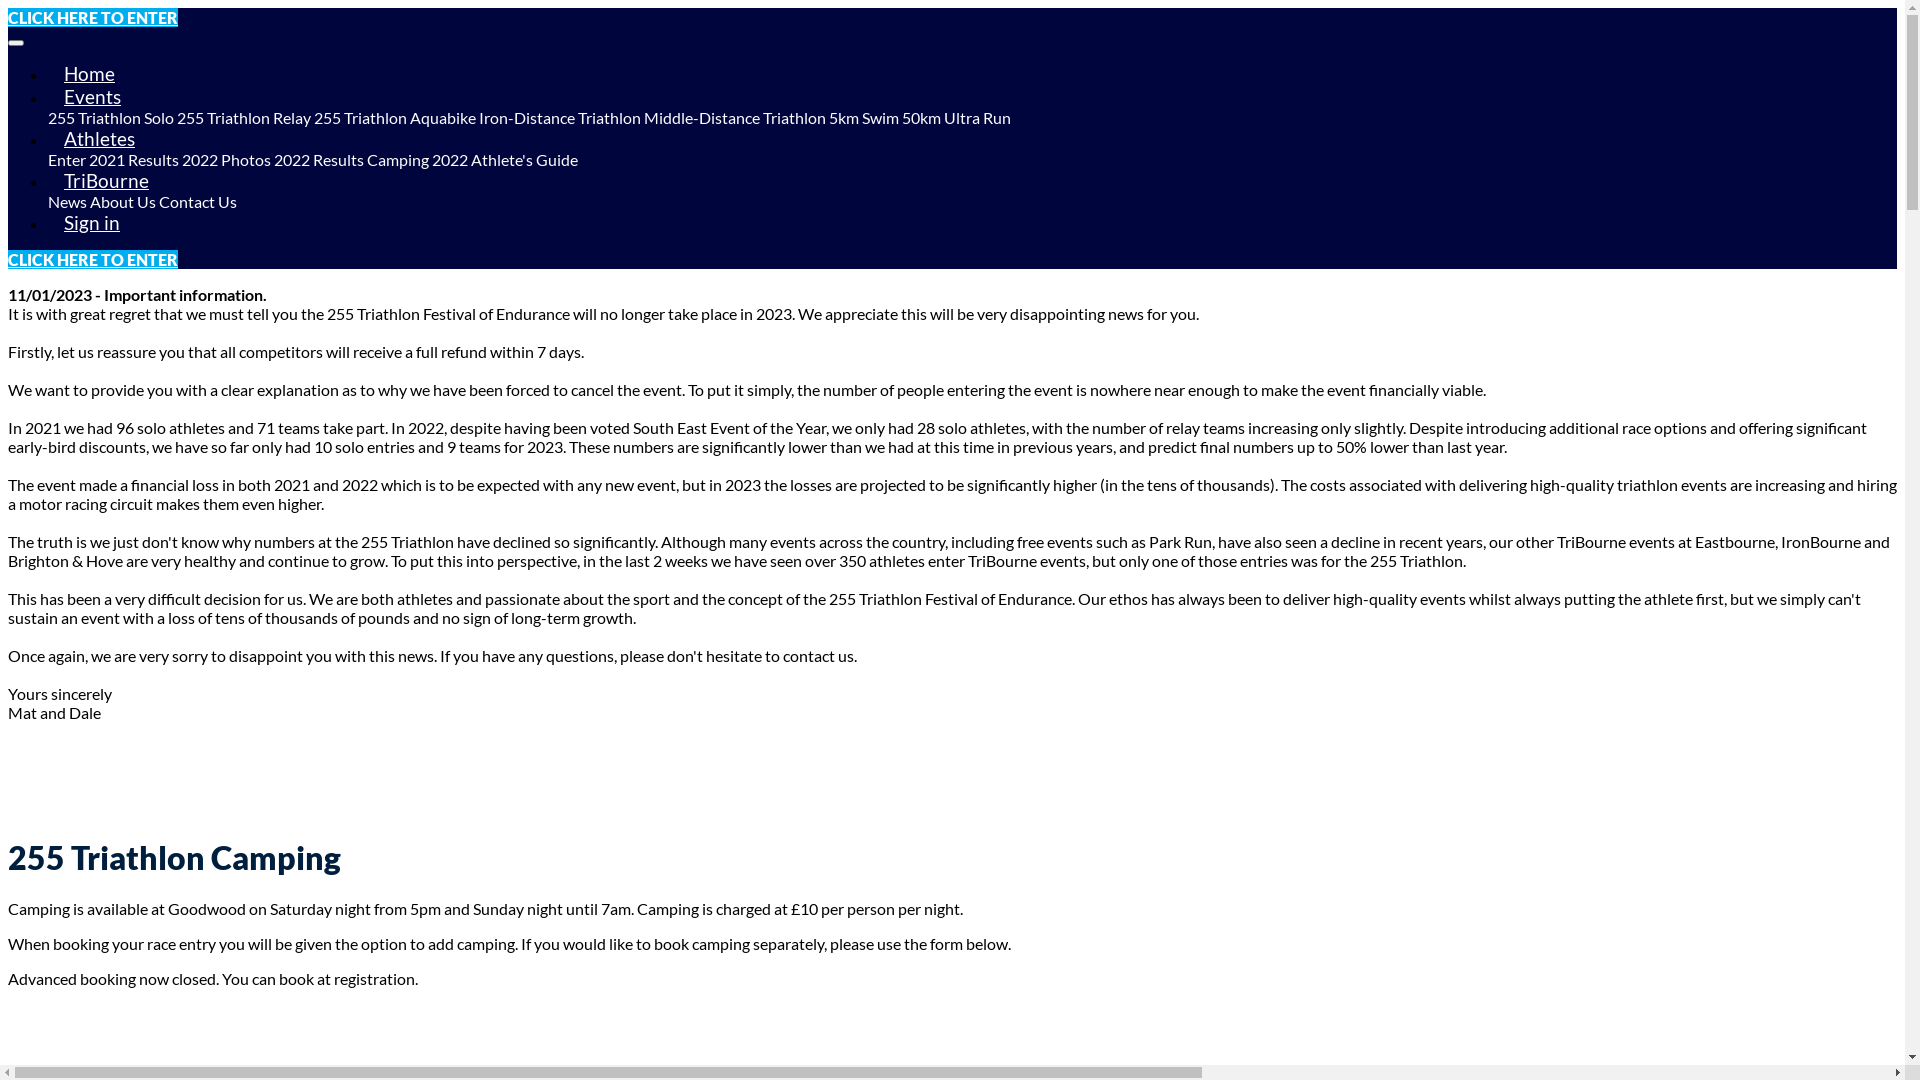  I want to click on 'CLICK HERE TO ENTER', so click(8, 258).